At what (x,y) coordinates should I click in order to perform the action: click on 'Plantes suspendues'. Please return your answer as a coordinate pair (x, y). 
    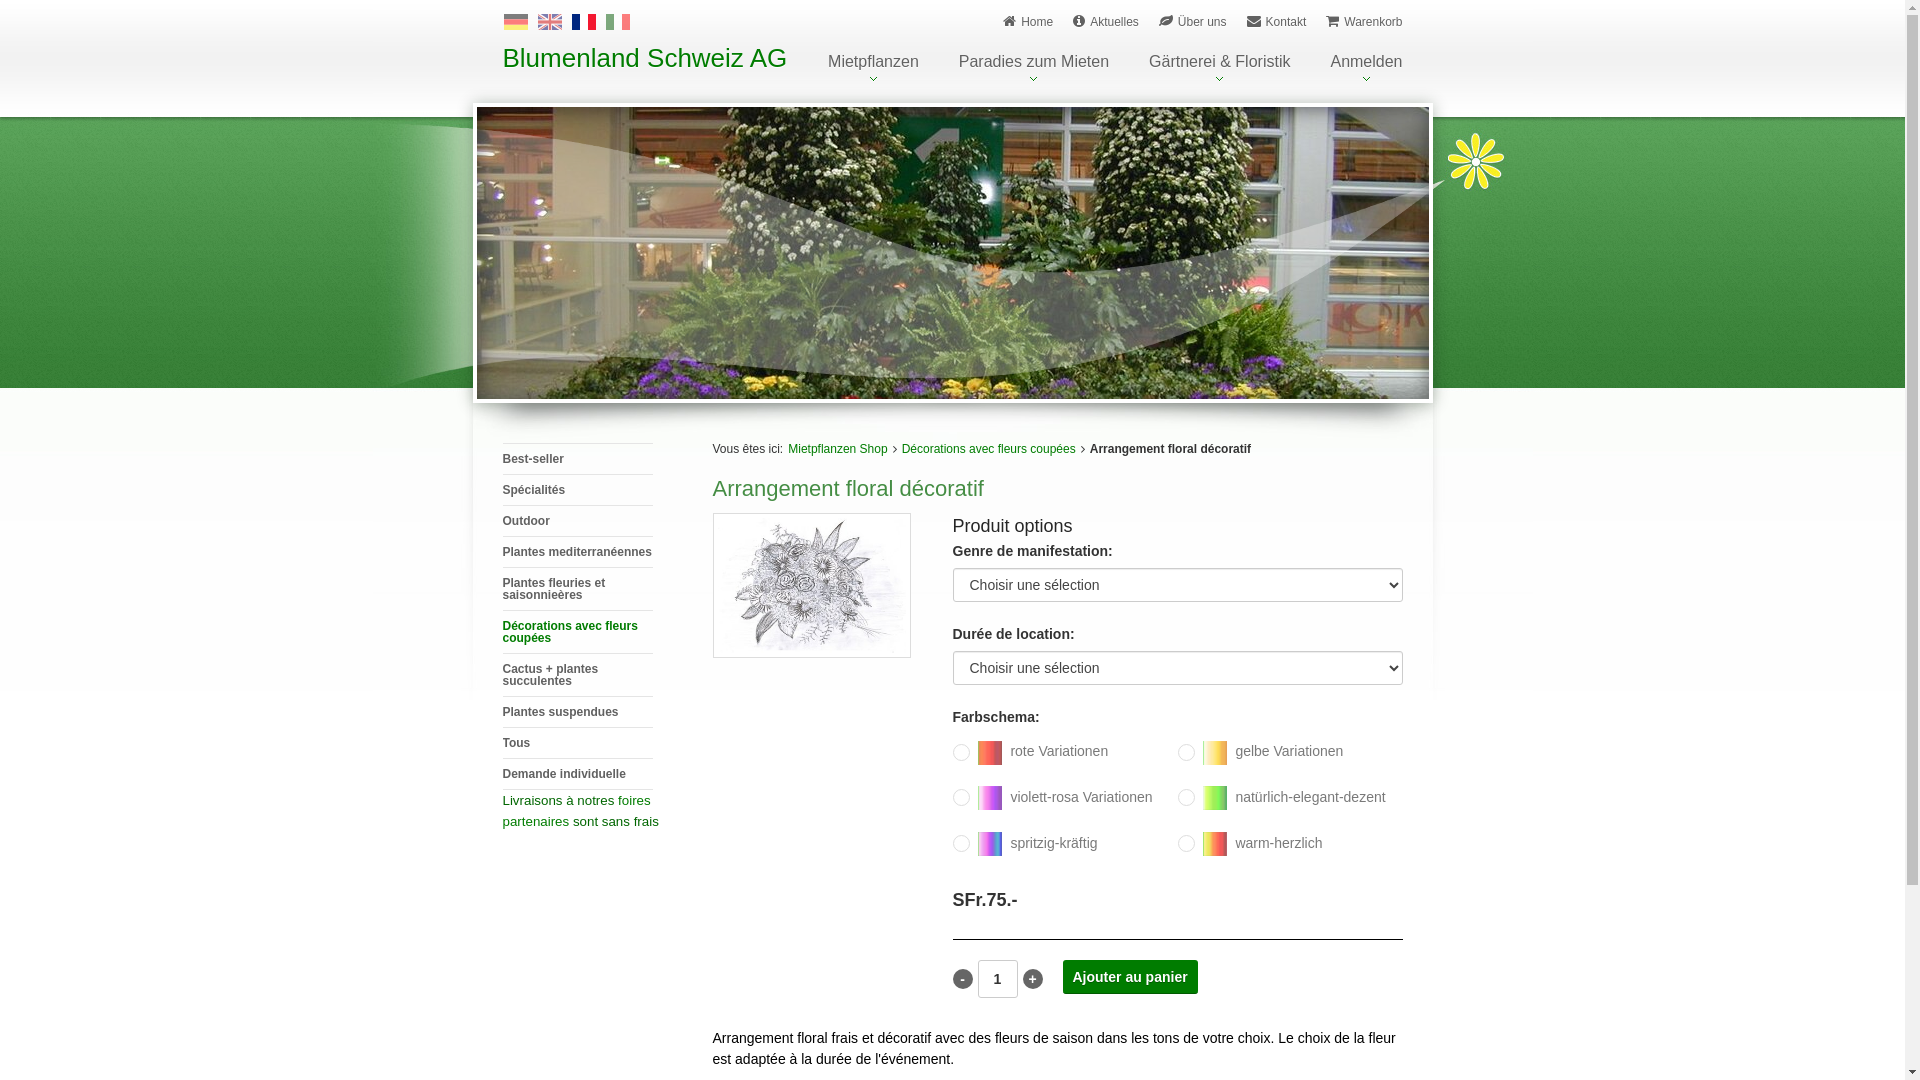
    Looking at the image, I should click on (575, 710).